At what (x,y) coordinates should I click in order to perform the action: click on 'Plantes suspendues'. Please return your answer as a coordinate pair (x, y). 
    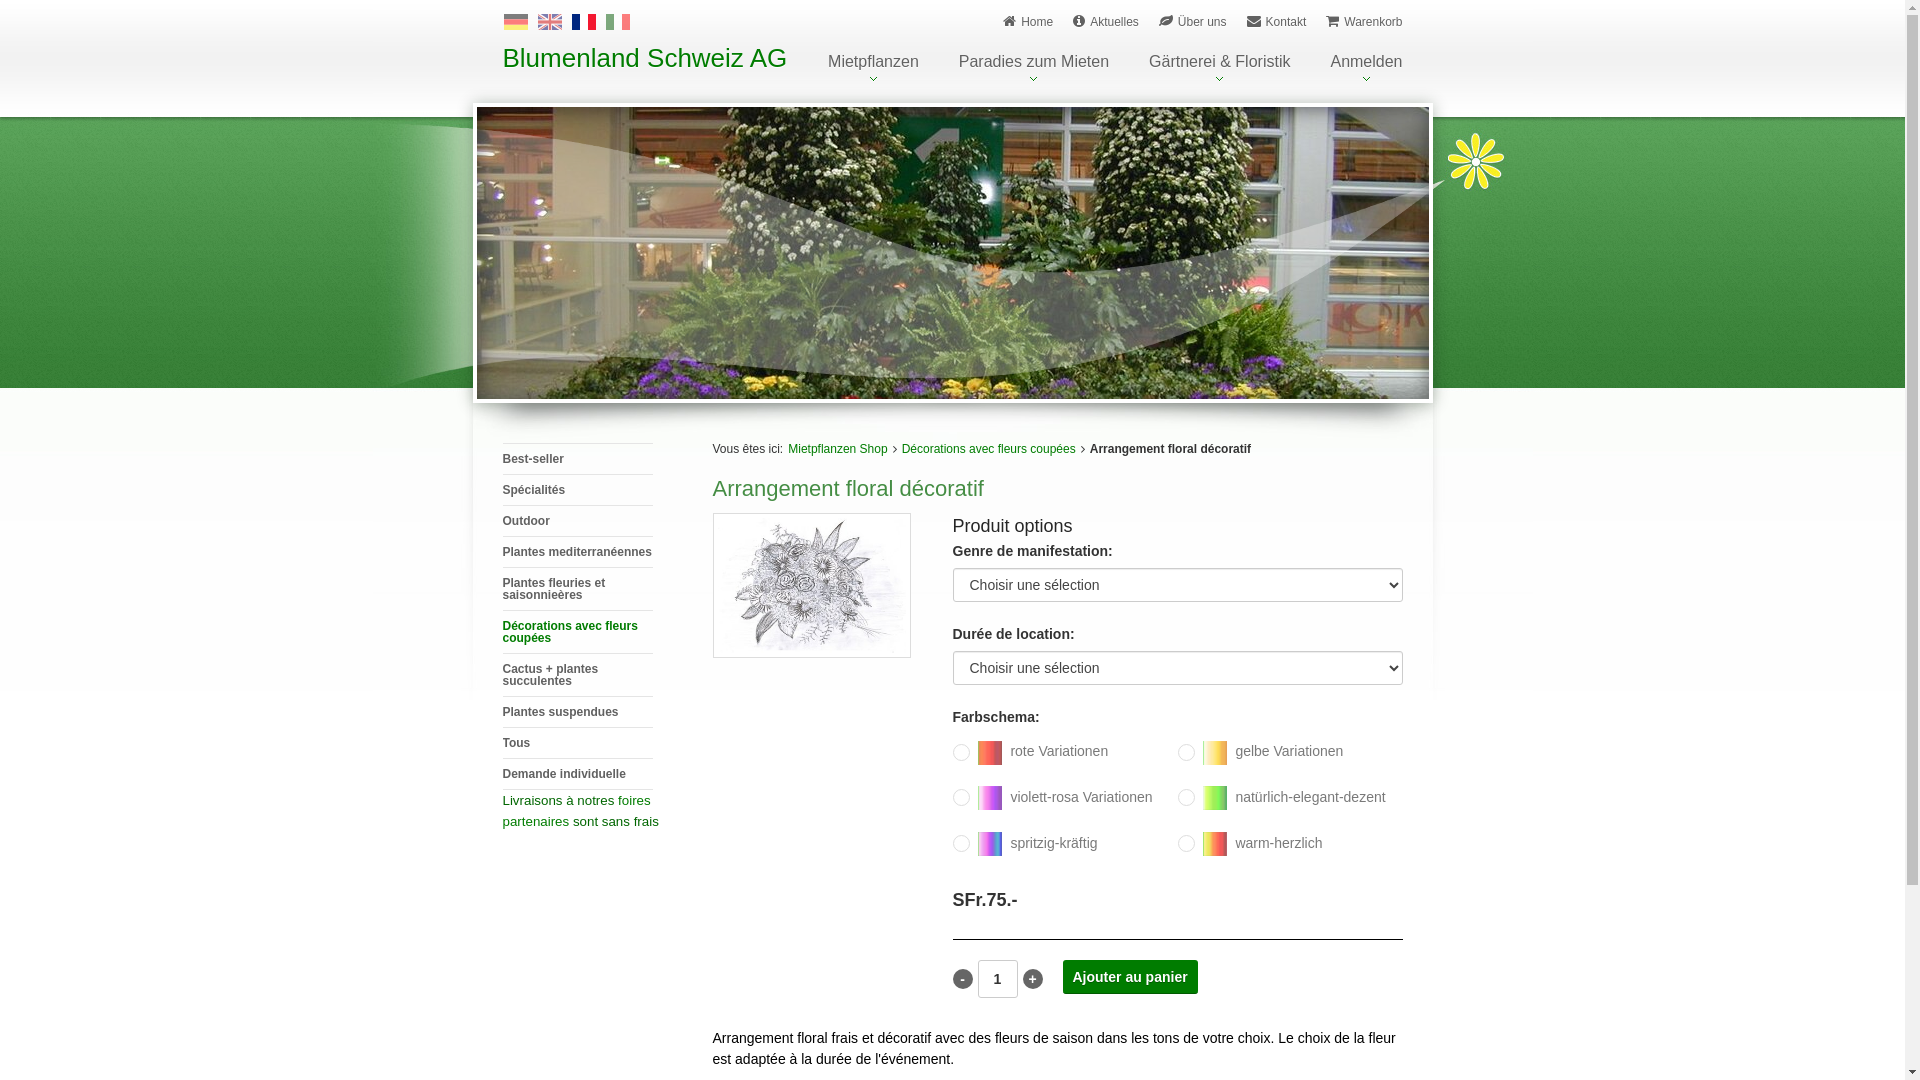
    Looking at the image, I should click on (575, 710).